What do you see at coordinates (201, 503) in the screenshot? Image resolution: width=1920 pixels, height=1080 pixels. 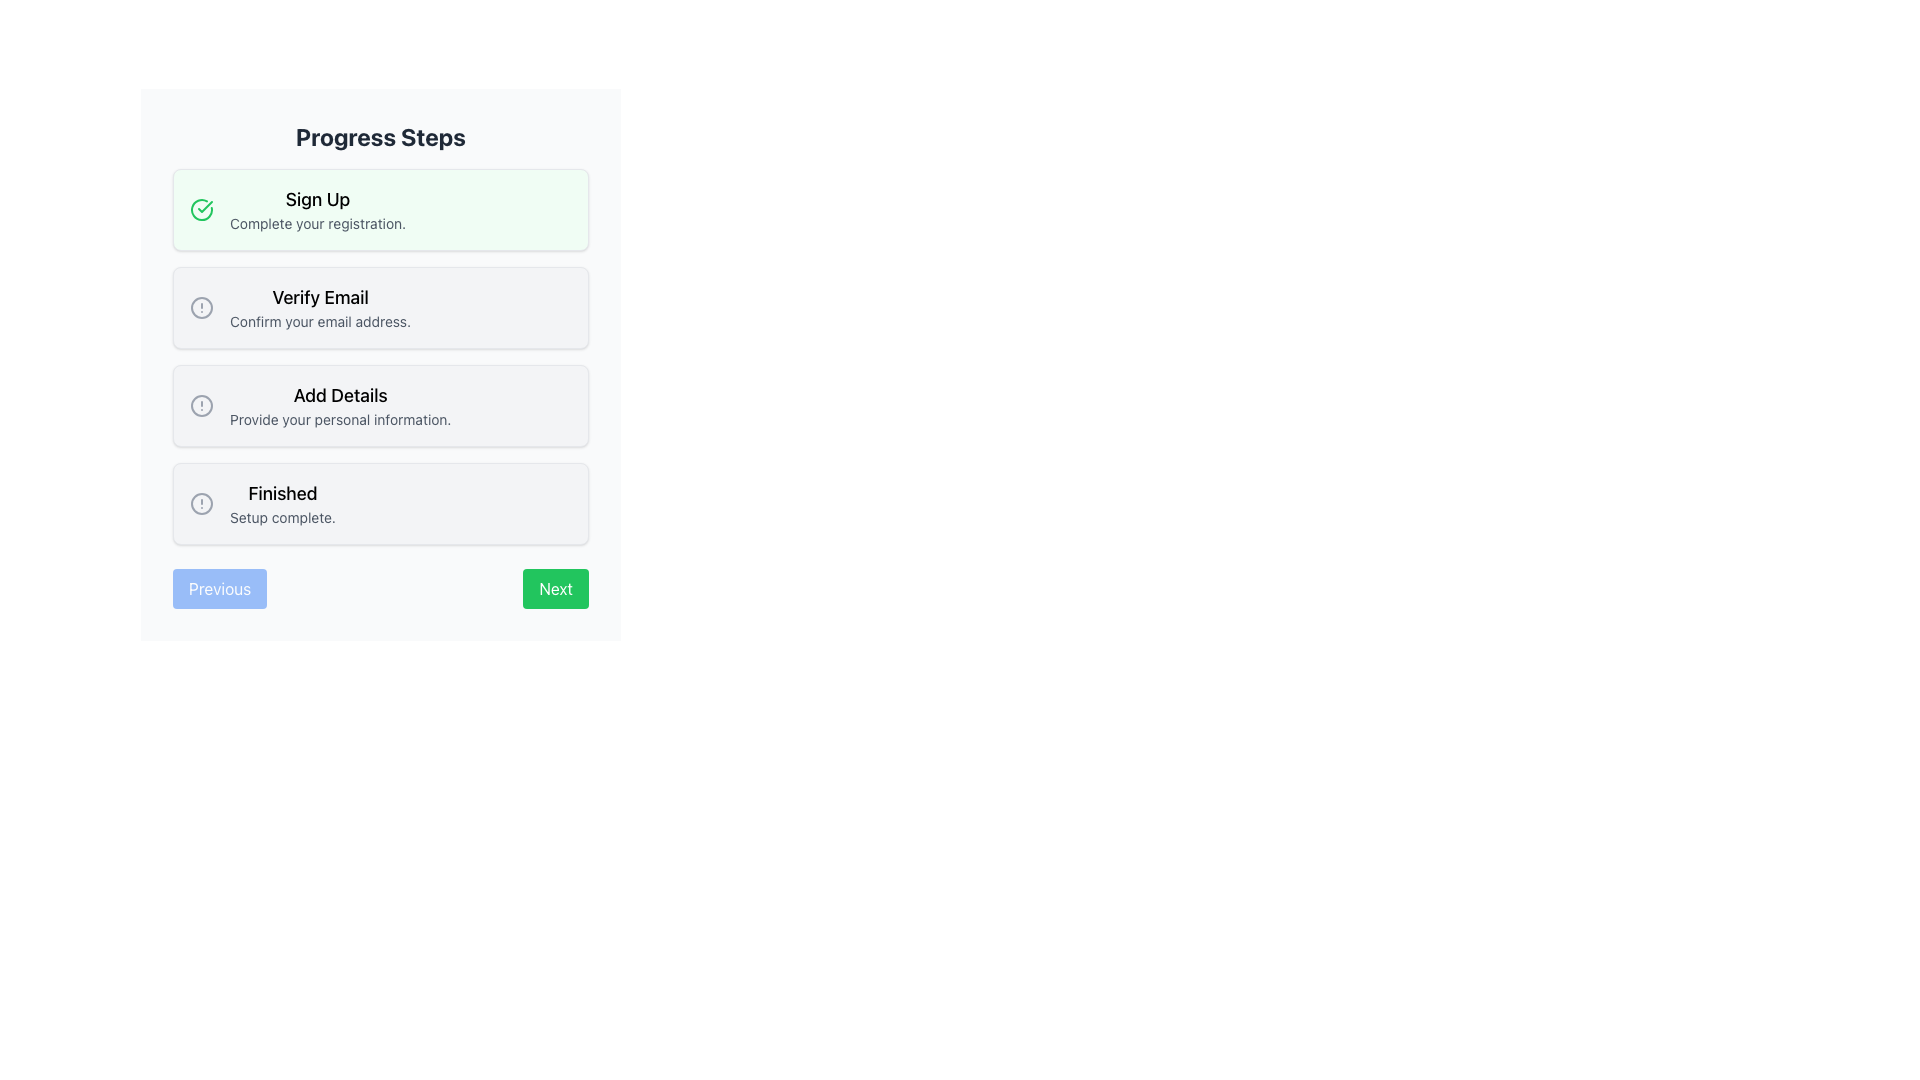 I see `the informational alert icon located in the 'Finished' section of the progress steps, positioned on the far left of the row containing the 'Finished' label and description` at bounding box center [201, 503].